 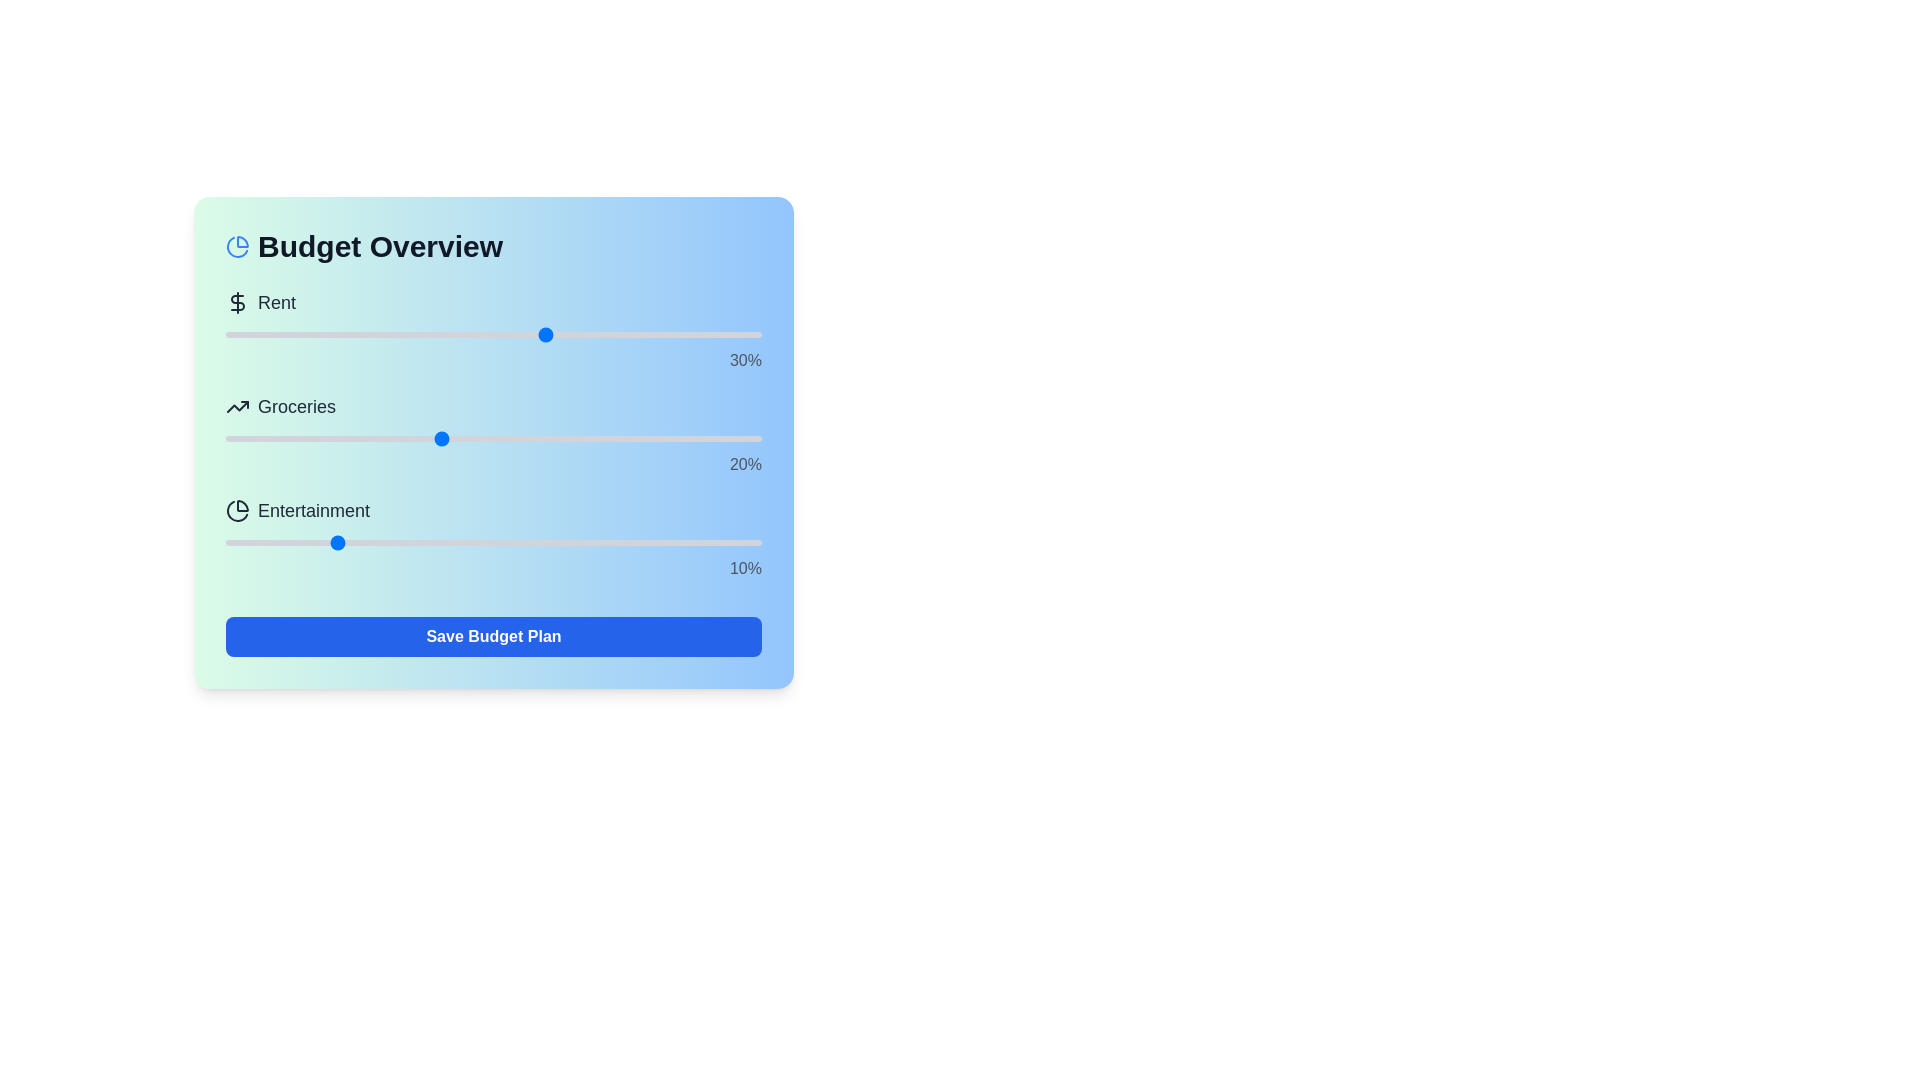 I want to click on the top-right slice of the pie chart icon, so click(x=242, y=241).